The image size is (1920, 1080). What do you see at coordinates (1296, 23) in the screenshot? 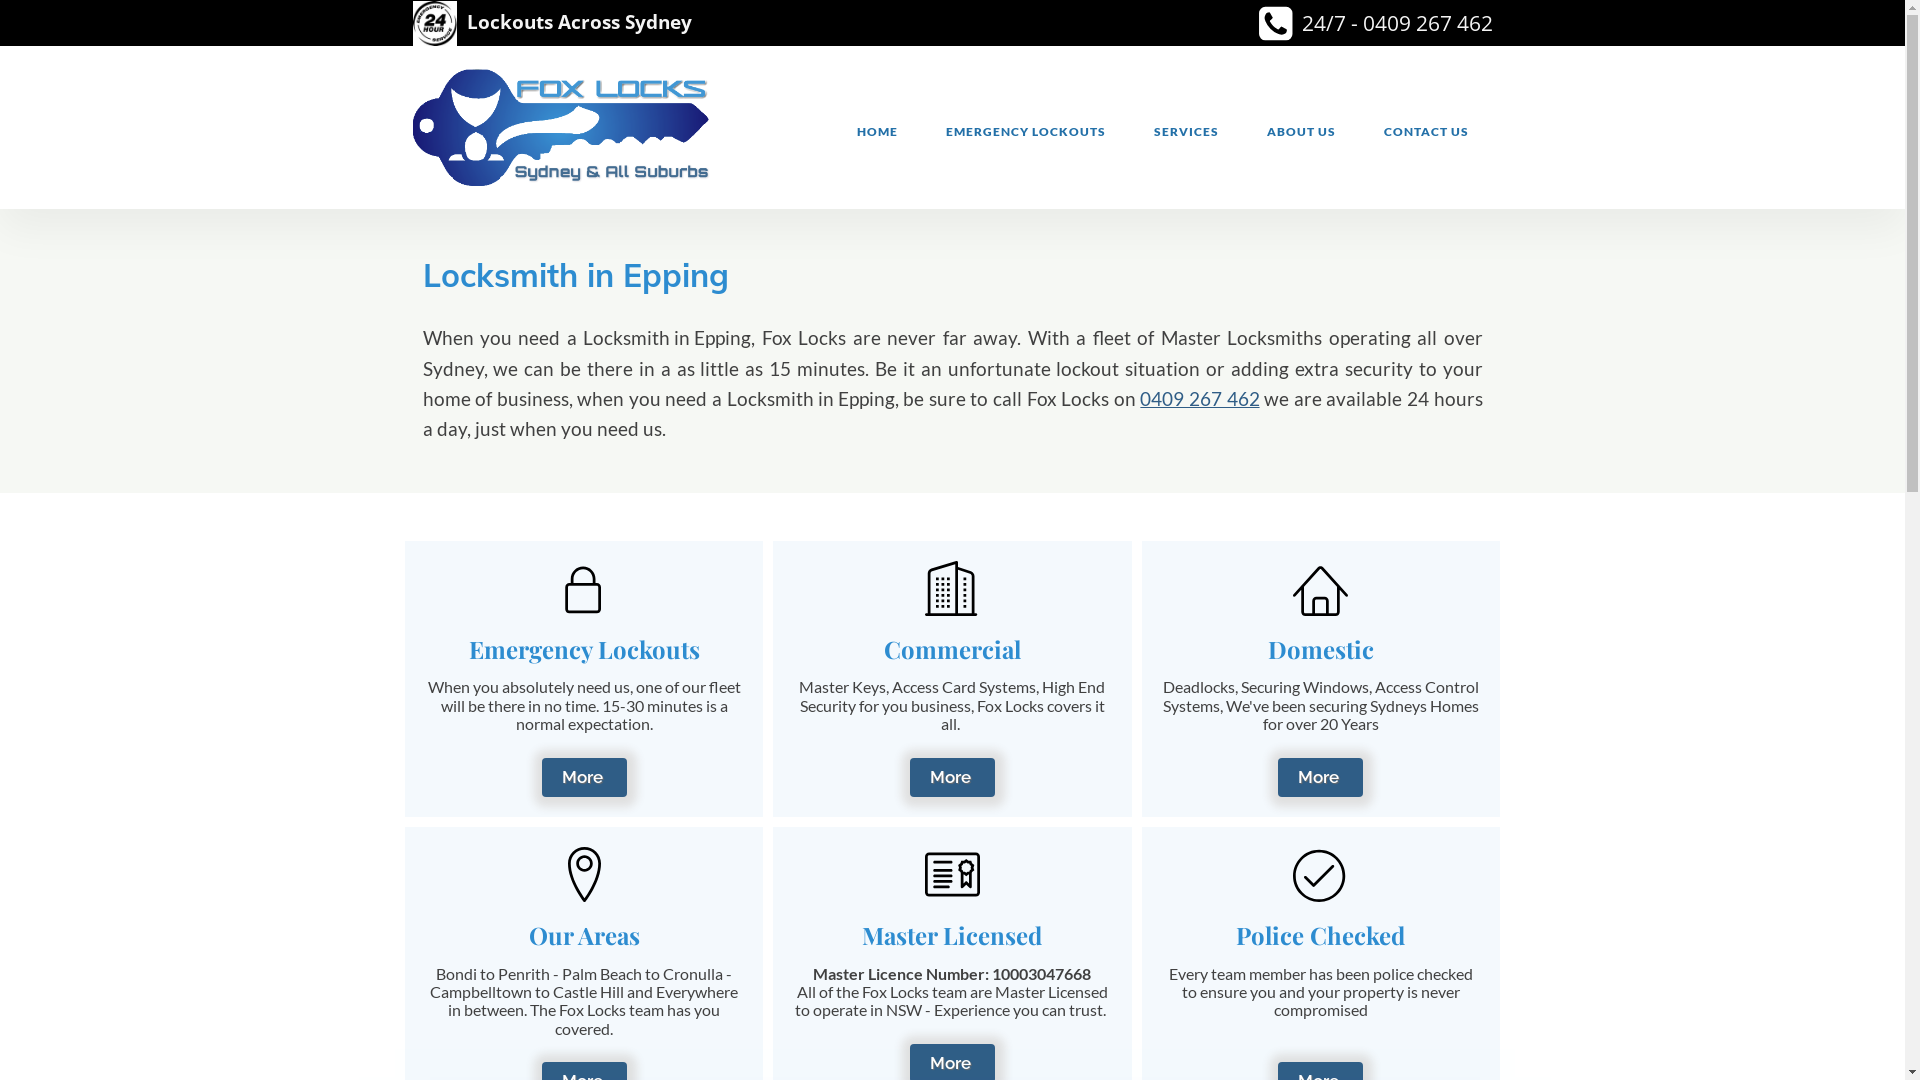
I see `' 24/7 - 0409 267 462'` at bounding box center [1296, 23].